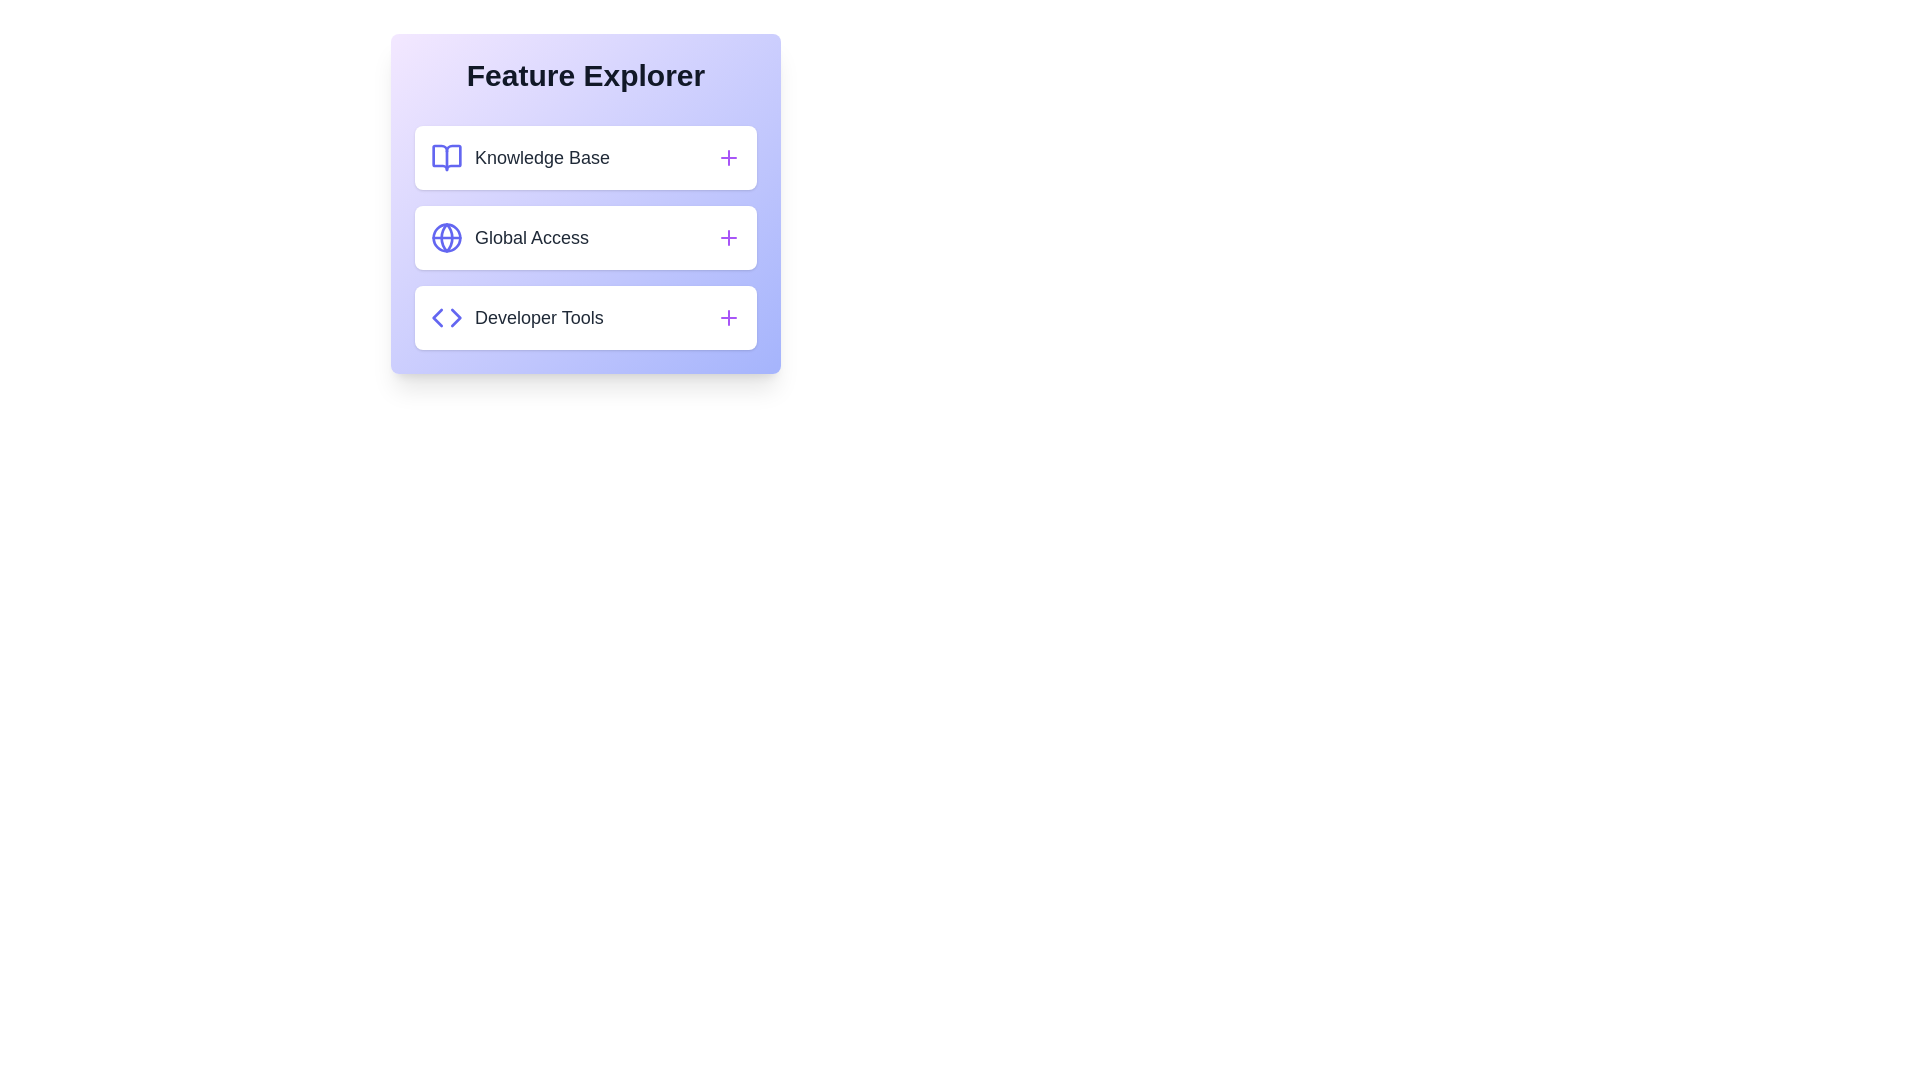 The width and height of the screenshot is (1920, 1080). I want to click on the list item Knowledge Base to observe its hover effect, so click(584, 157).